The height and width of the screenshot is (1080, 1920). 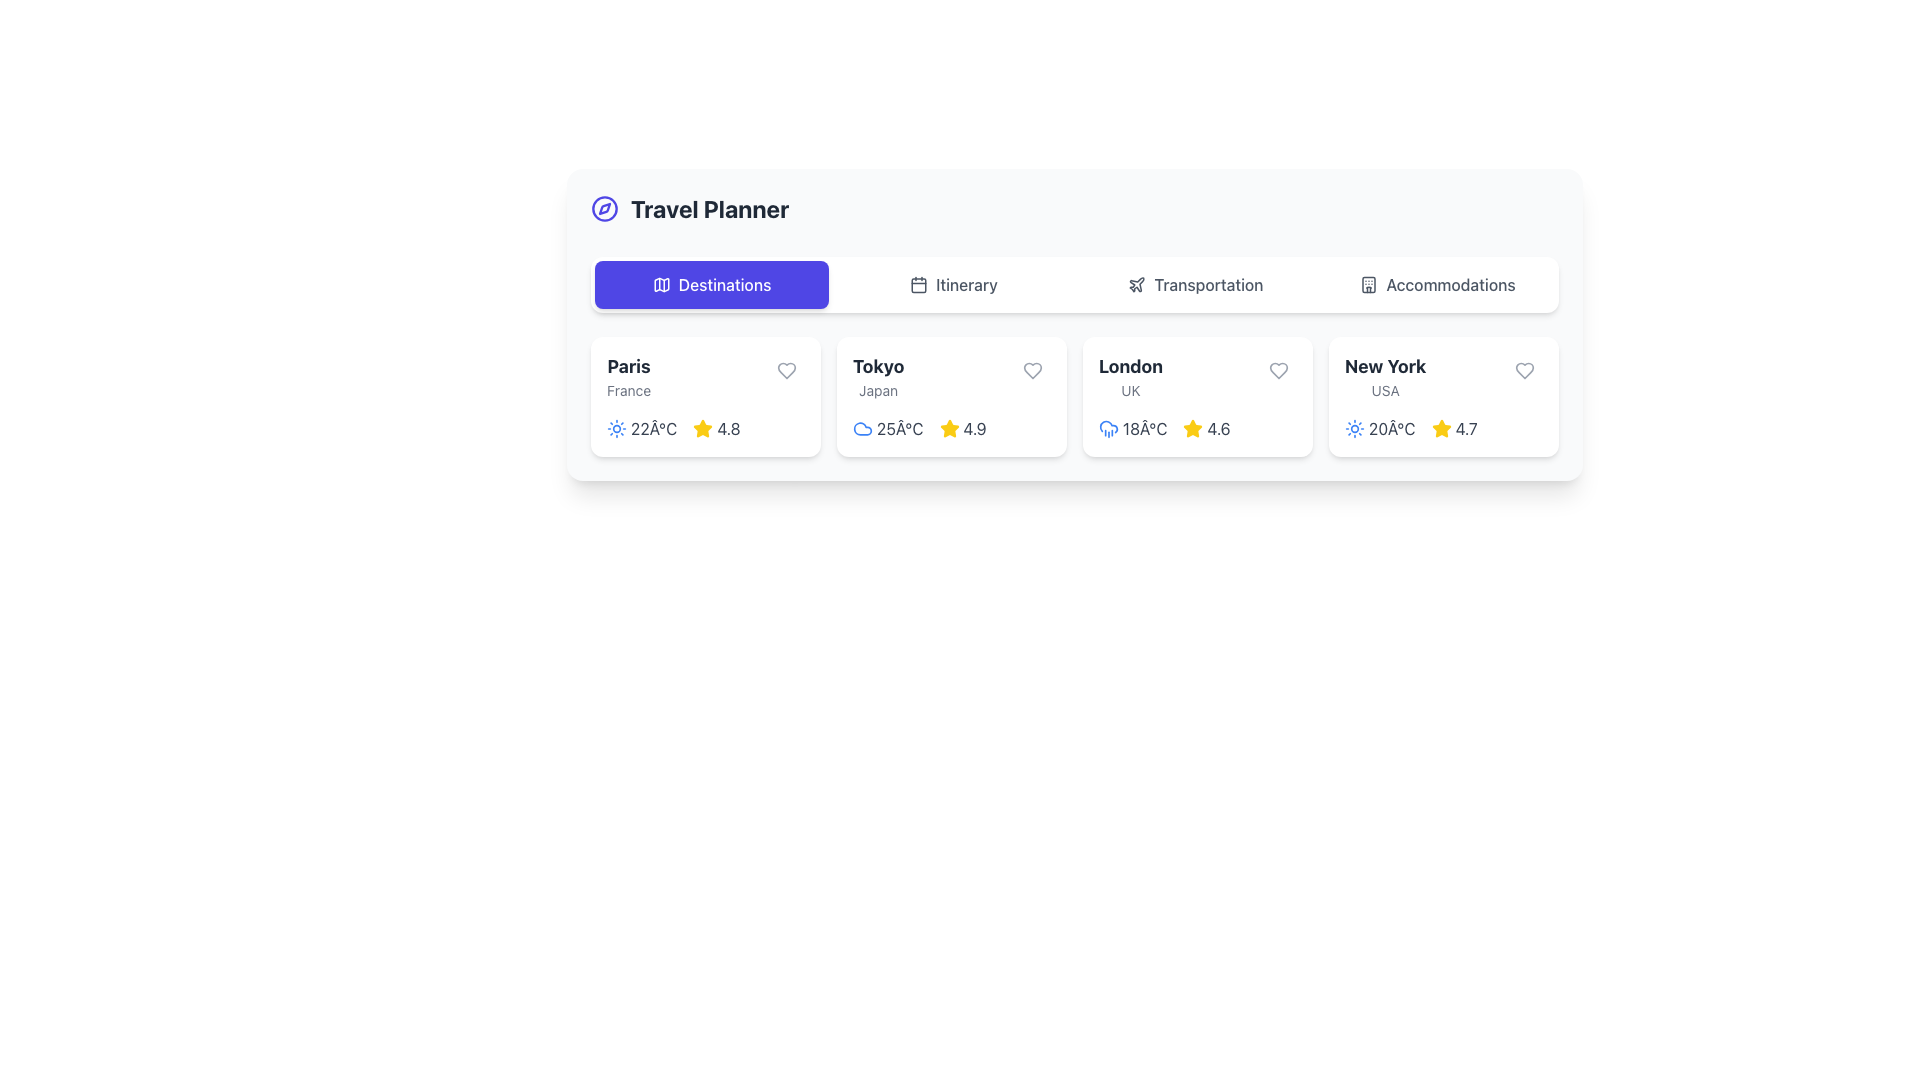 What do you see at coordinates (950, 397) in the screenshot?
I see `the Interactive card displaying travel information about Tokyo, Japan, which is the second card in the horizontal list of destination cards under the 'Destinations' tab` at bounding box center [950, 397].